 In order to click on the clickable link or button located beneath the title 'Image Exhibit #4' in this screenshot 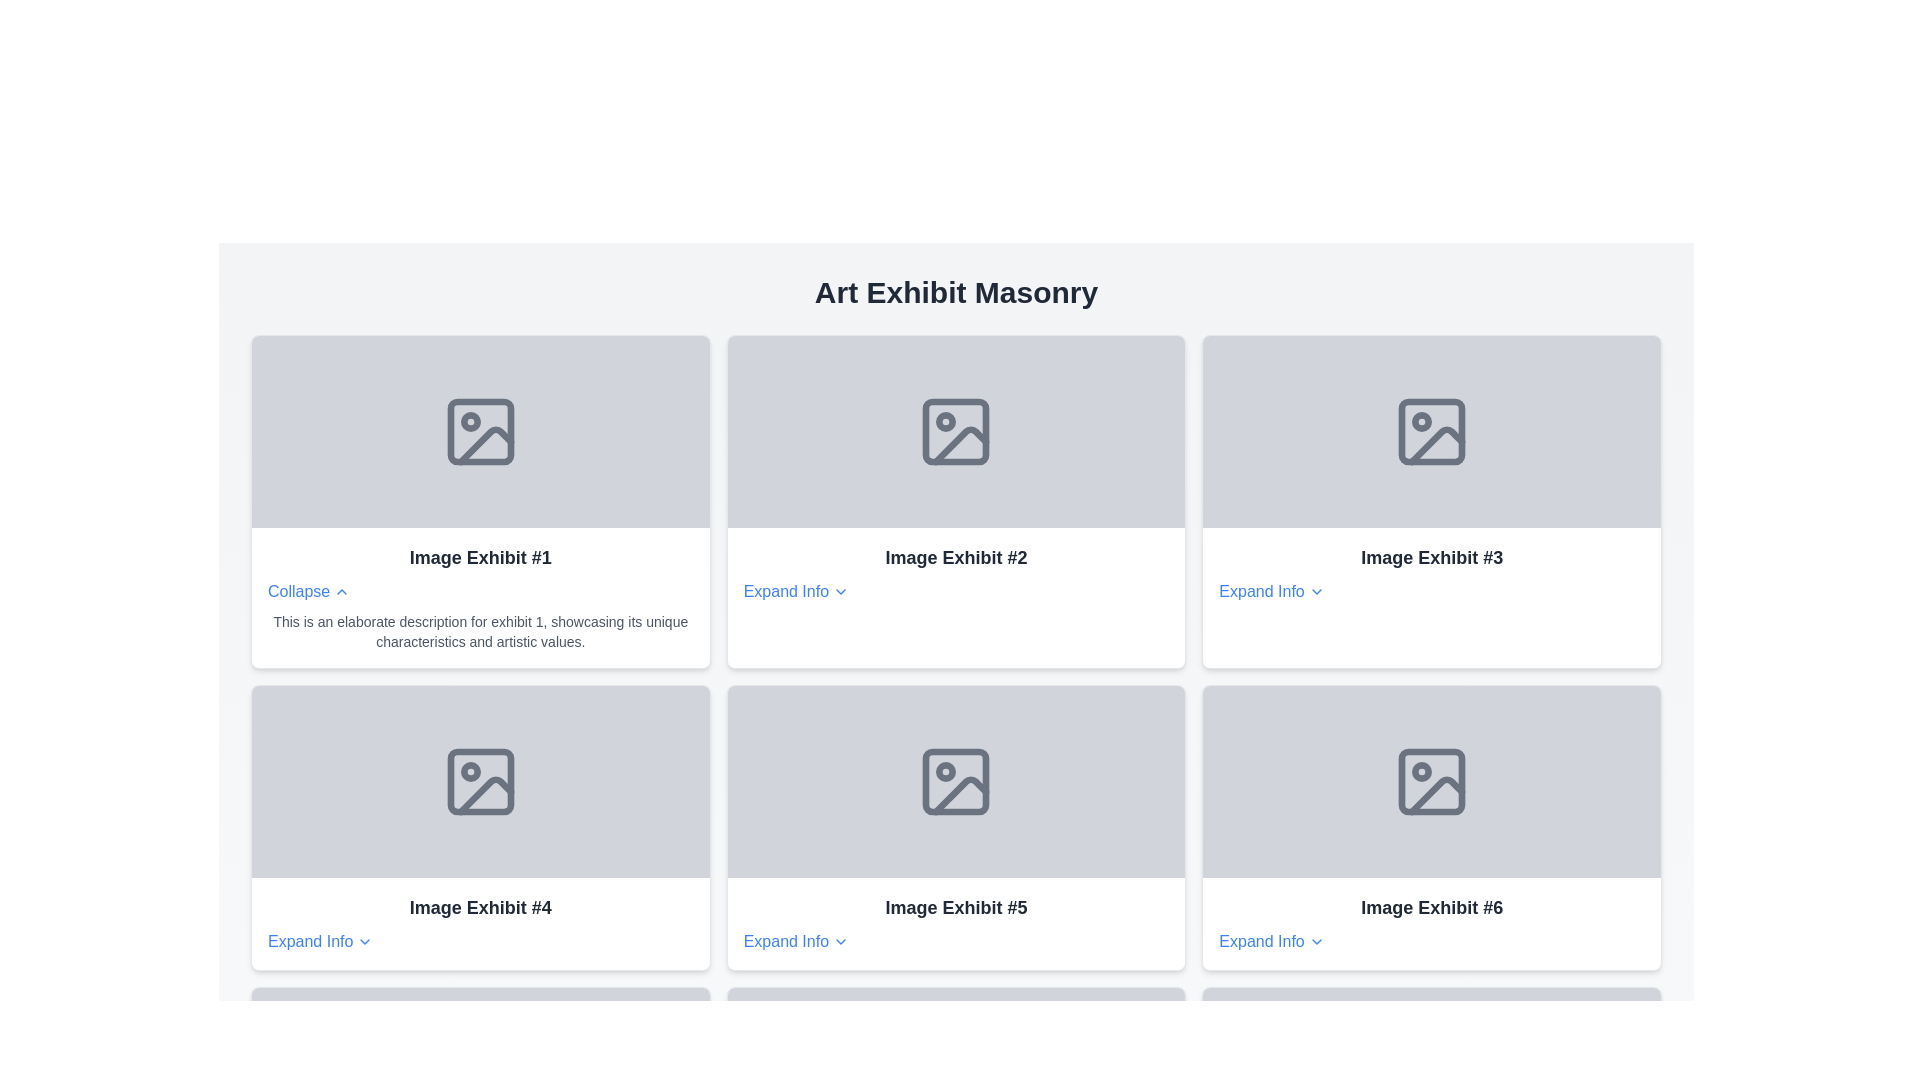, I will do `click(320, 941)`.